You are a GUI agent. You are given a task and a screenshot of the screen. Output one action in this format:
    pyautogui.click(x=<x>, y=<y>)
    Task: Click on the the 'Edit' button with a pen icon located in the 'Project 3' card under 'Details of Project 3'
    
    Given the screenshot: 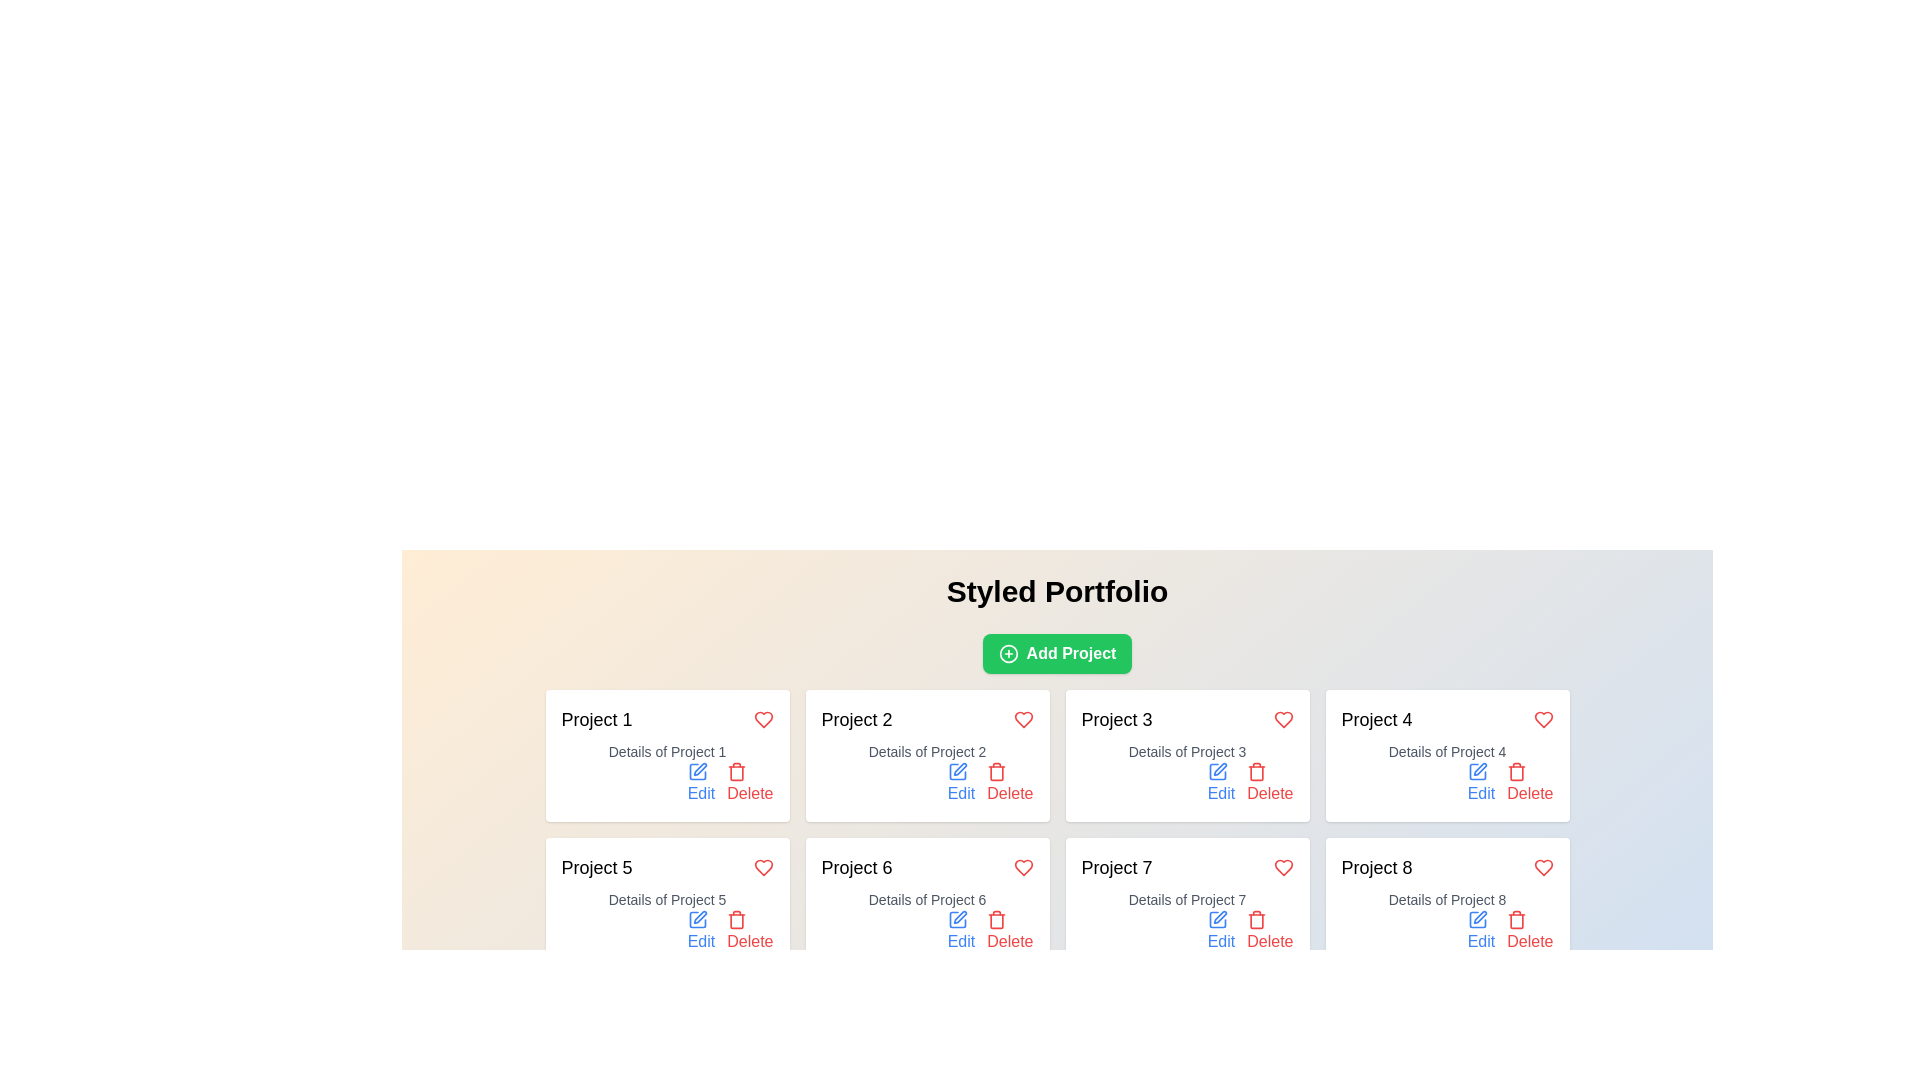 What is the action you would take?
    pyautogui.click(x=1220, y=782)
    